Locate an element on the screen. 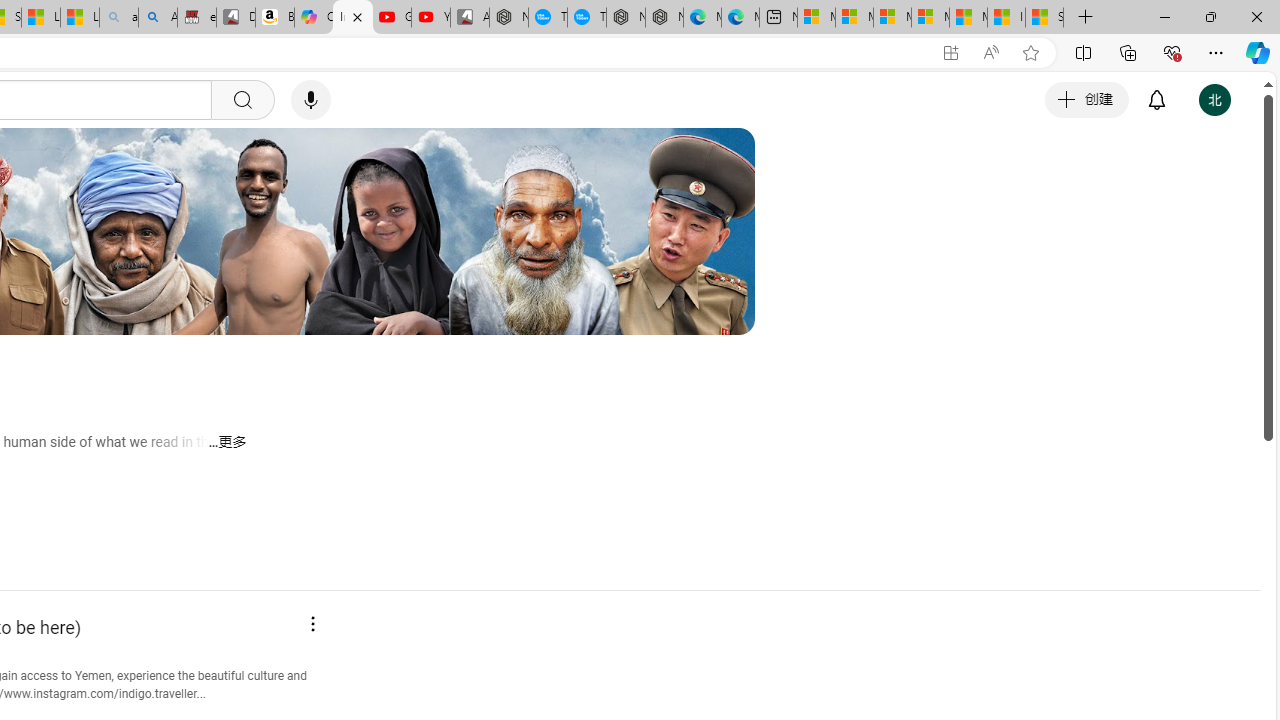 The width and height of the screenshot is (1280, 720). 'Copilot' is located at coordinates (312, 17).